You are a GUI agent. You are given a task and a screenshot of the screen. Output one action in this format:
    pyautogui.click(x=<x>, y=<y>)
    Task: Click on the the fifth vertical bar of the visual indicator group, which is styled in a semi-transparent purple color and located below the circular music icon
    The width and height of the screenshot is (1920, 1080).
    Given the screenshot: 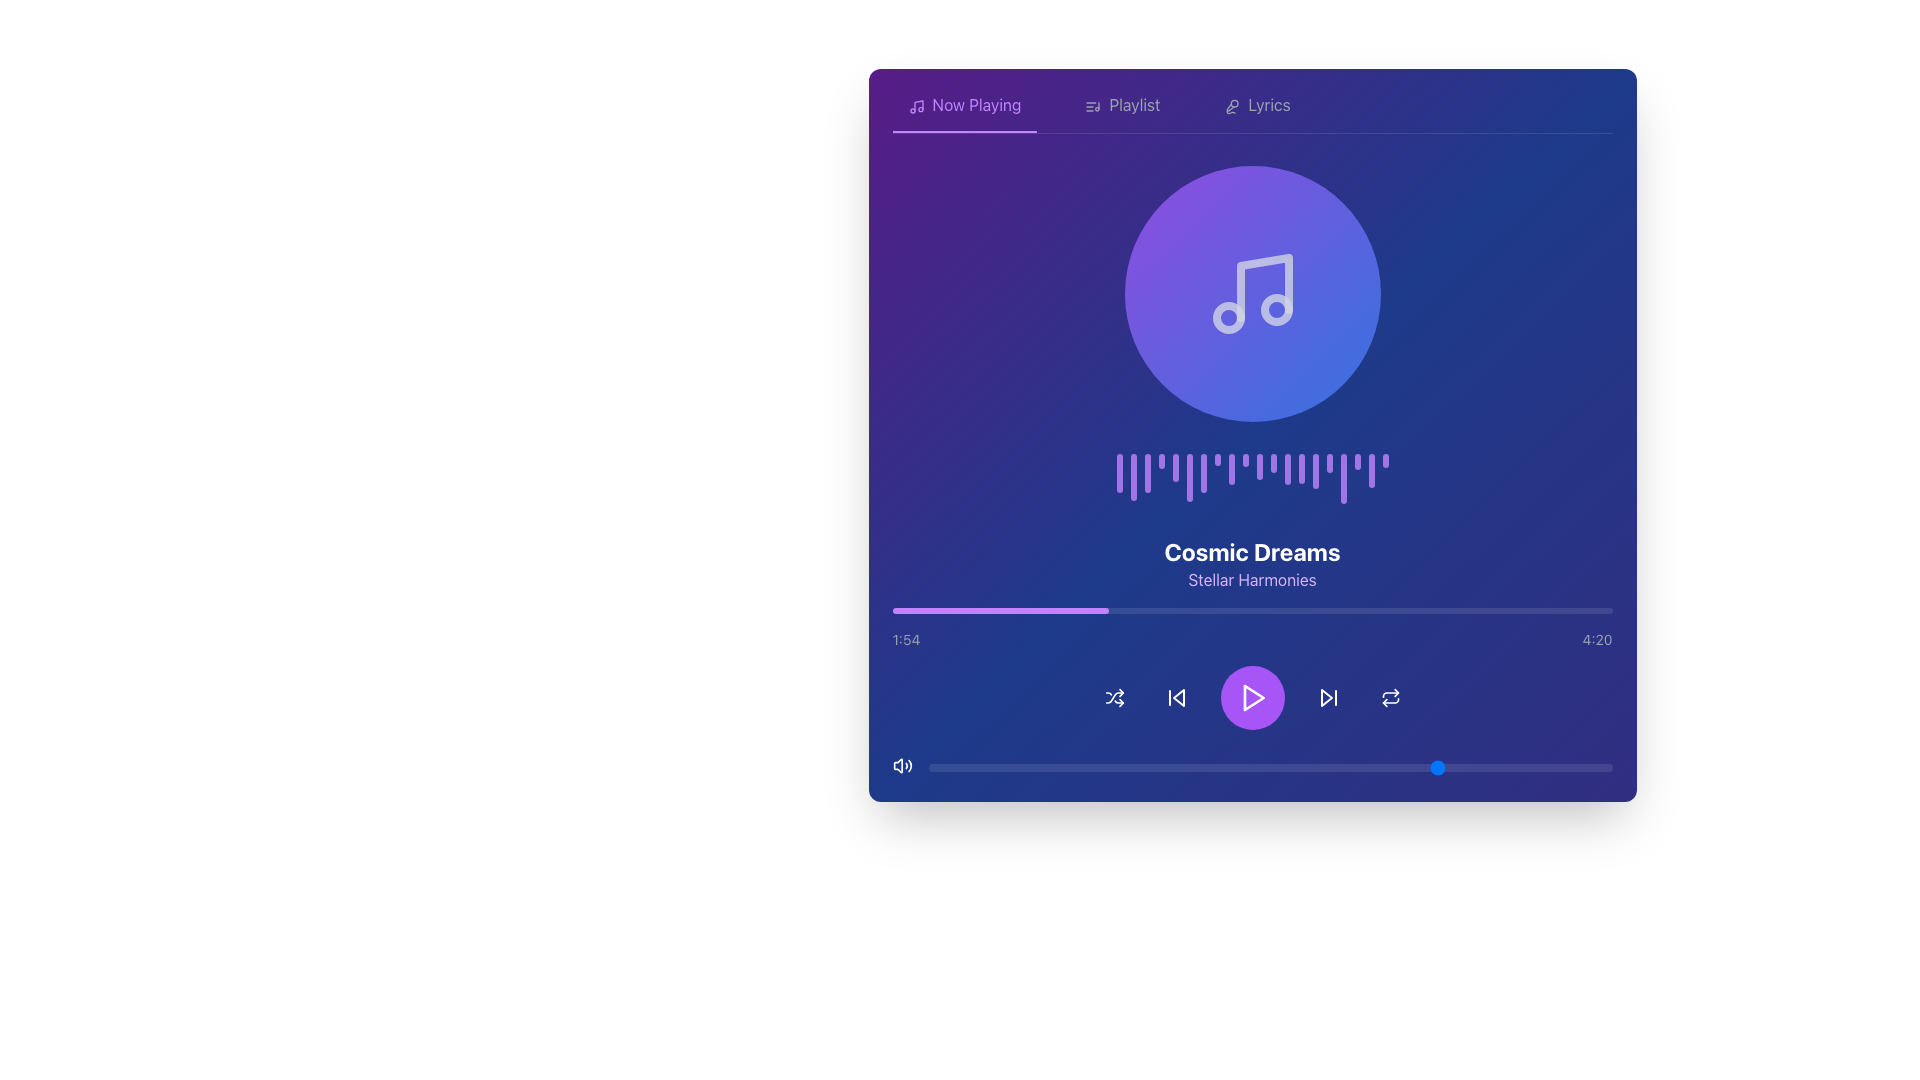 What is the action you would take?
    pyautogui.click(x=1175, y=467)
    